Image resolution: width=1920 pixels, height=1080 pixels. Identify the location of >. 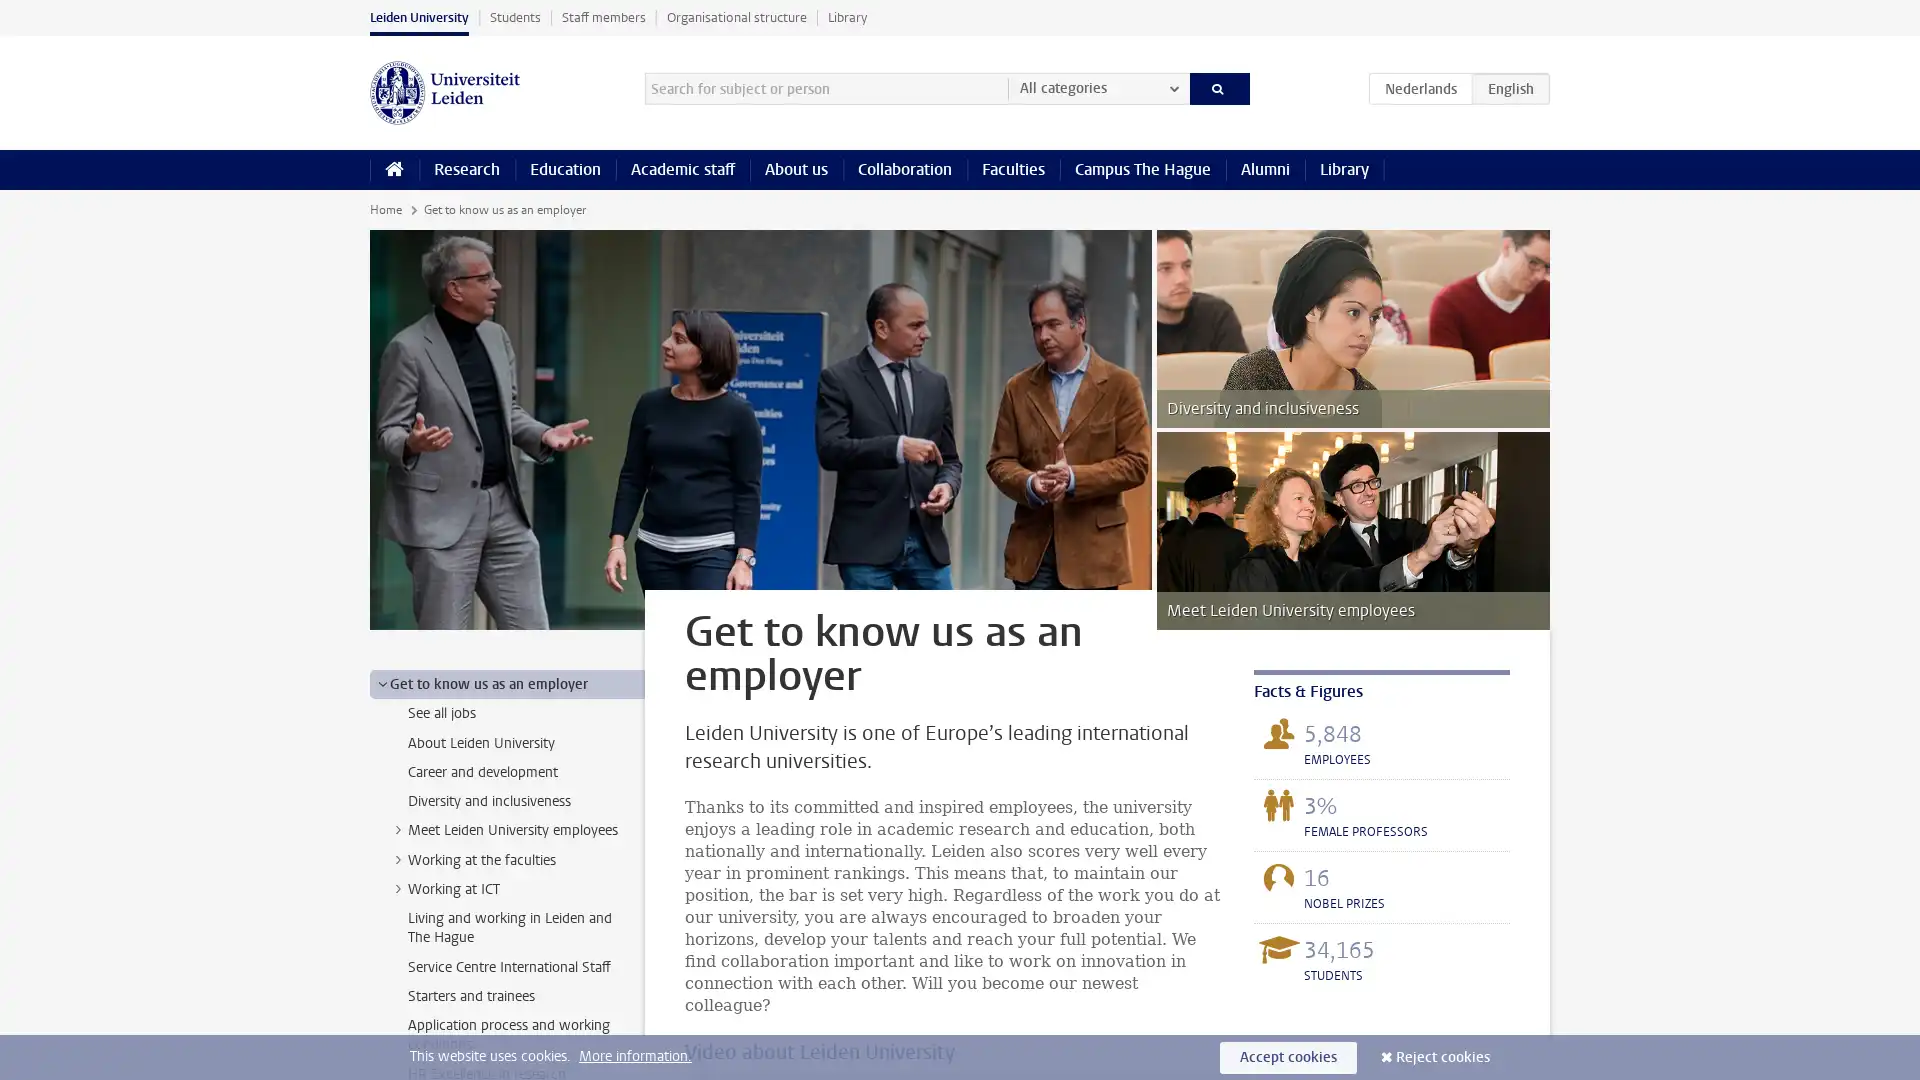
(382, 682).